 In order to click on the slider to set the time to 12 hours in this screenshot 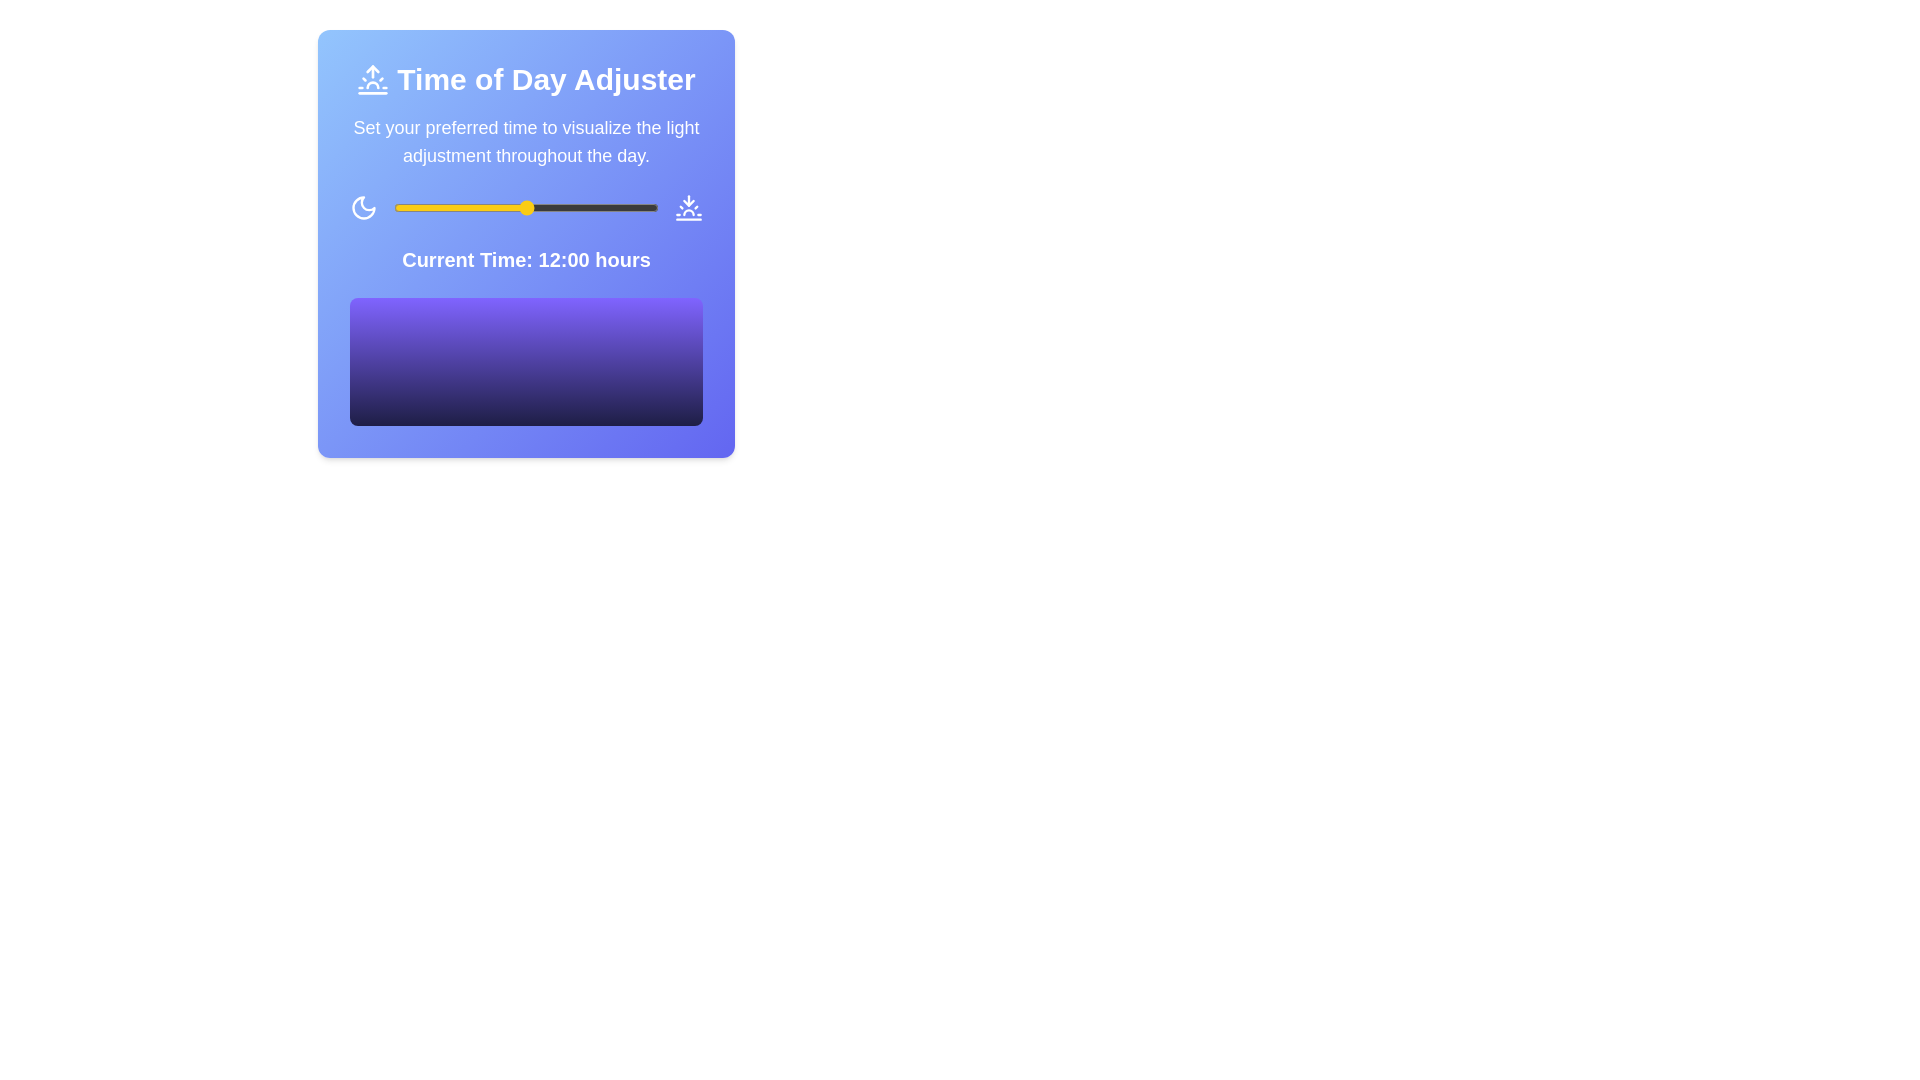, I will do `click(526, 208)`.